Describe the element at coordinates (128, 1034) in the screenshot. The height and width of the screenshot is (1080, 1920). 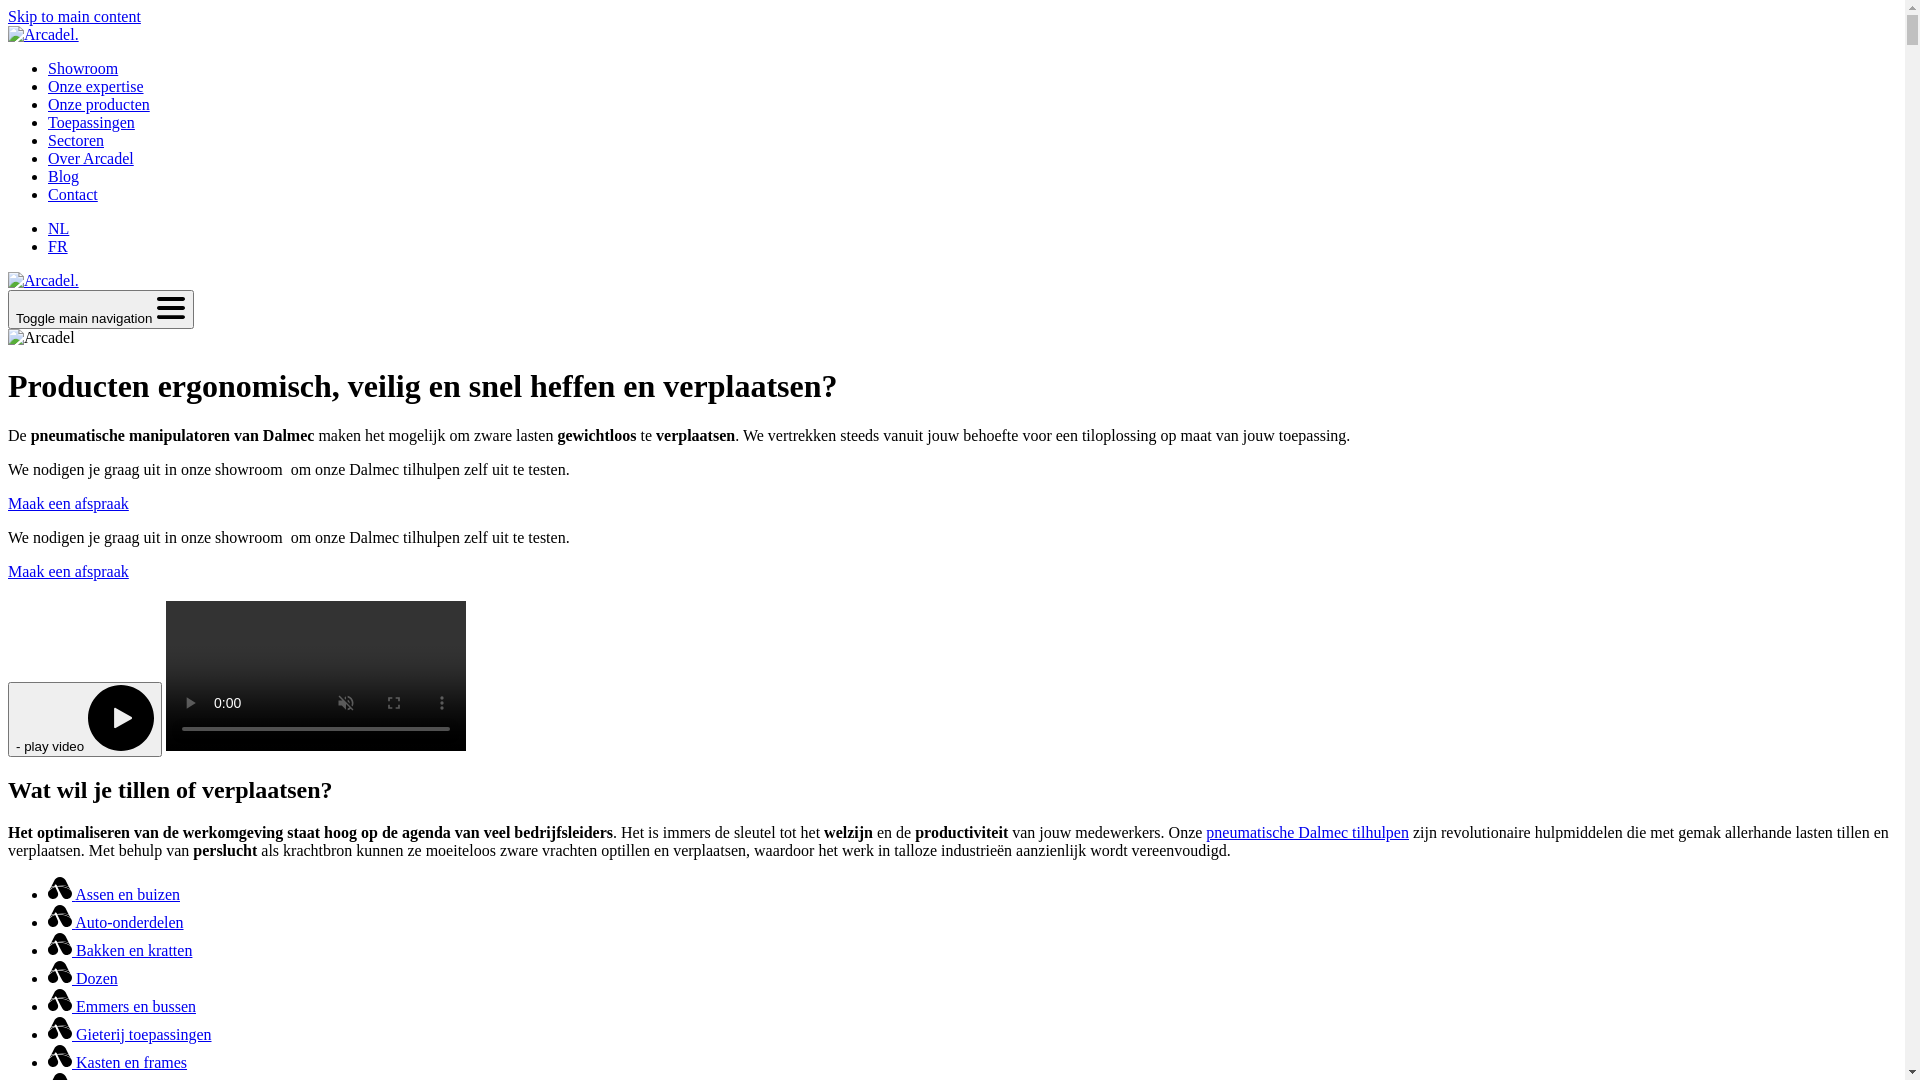
I see `'Gieterij toepassingen'` at that location.